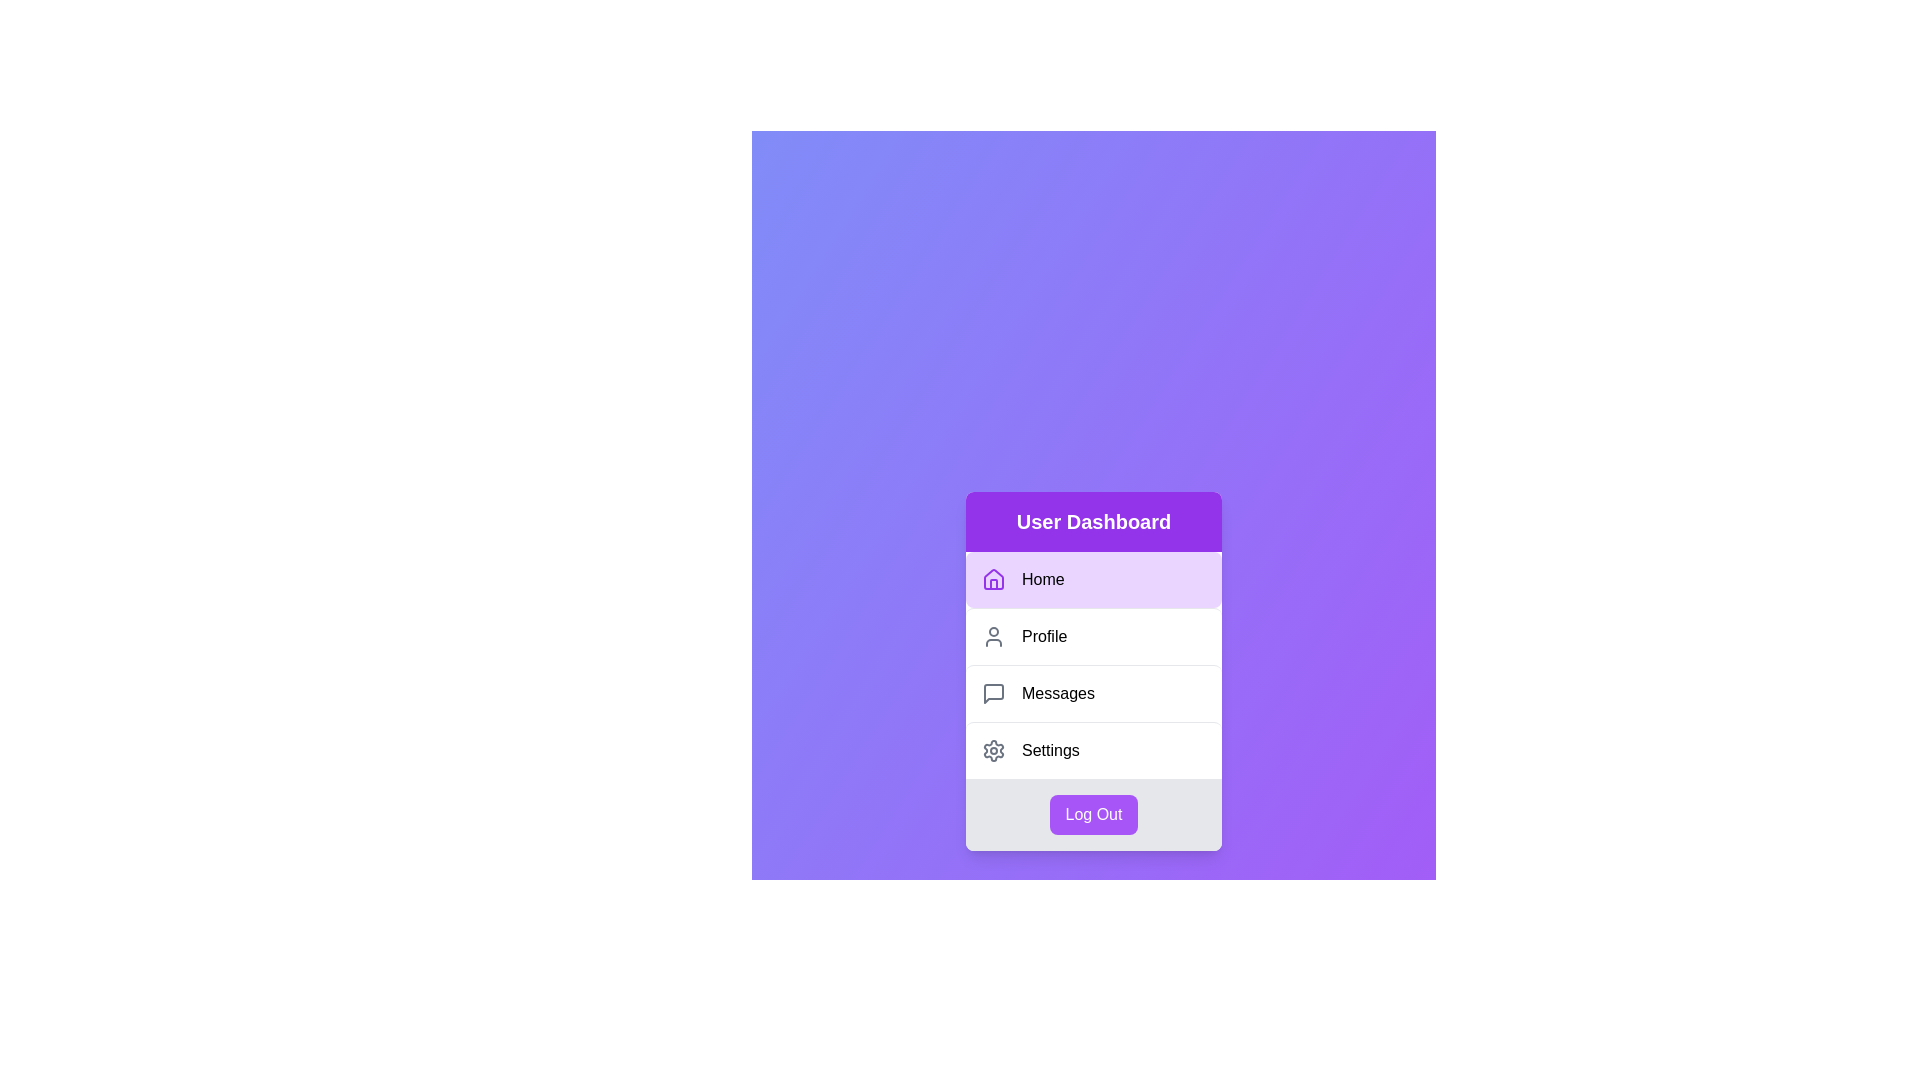  What do you see at coordinates (1093, 692) in the screenshot?
I see `the menu item Messages` at bounding box center [1093, 692].